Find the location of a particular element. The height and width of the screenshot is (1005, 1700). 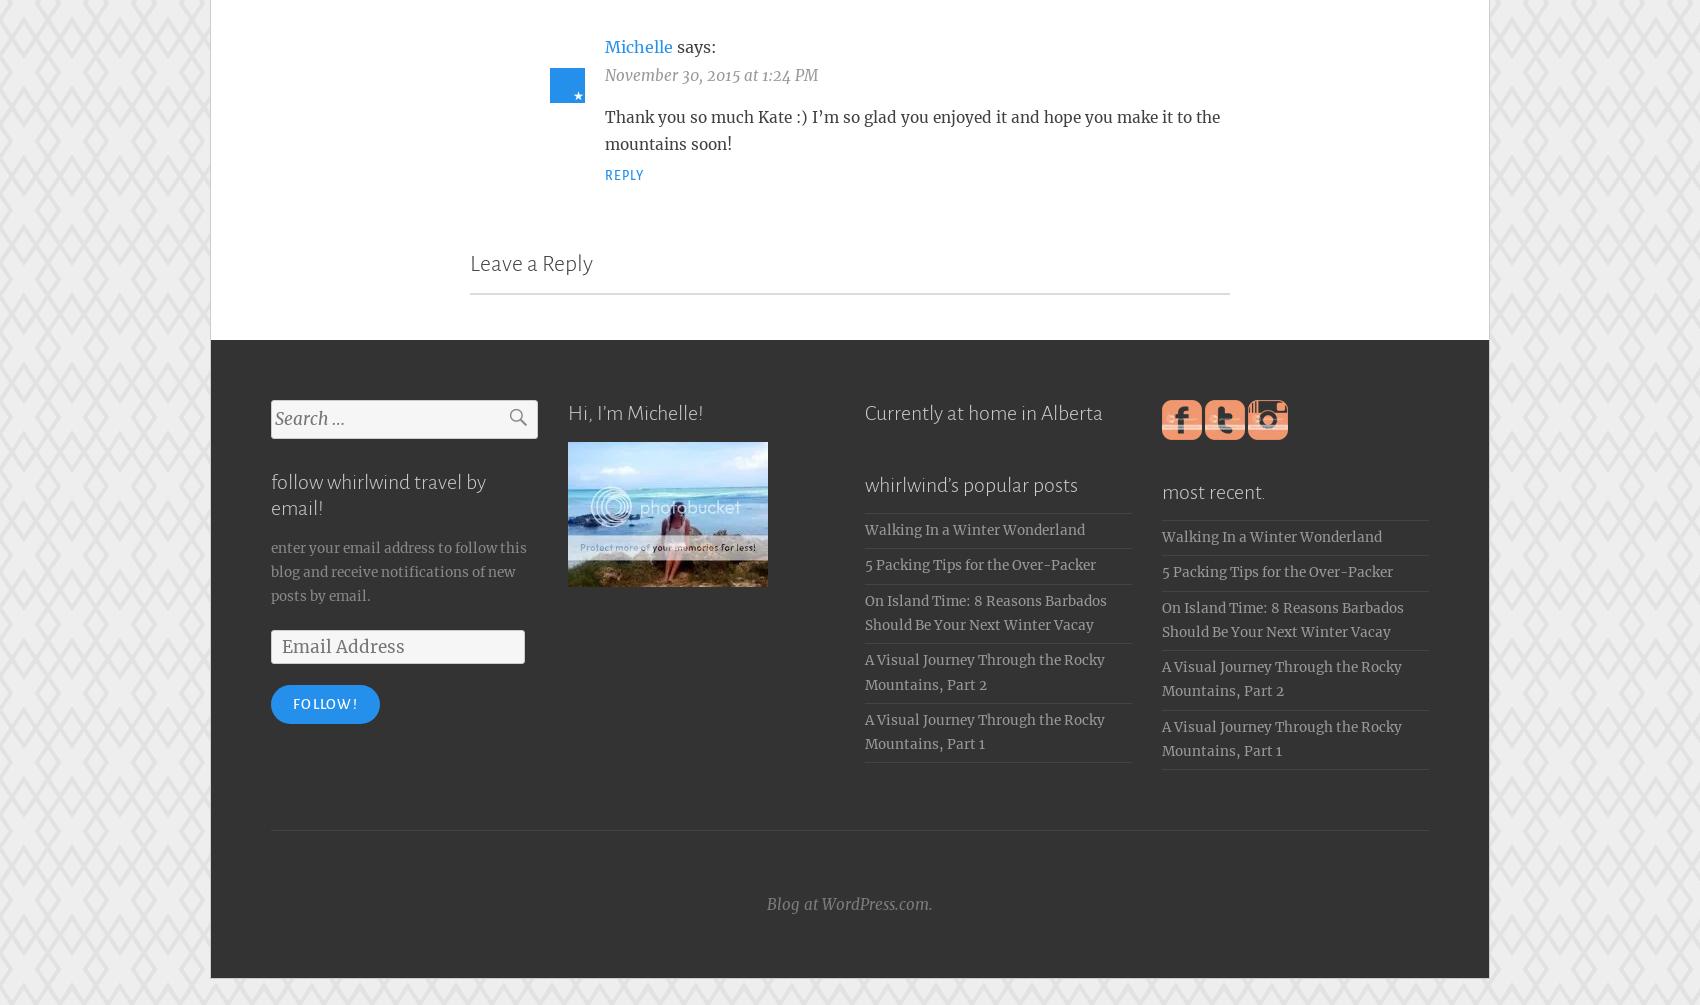

'follow whirlwind travel by email!' is located at coordinates (377, 489).